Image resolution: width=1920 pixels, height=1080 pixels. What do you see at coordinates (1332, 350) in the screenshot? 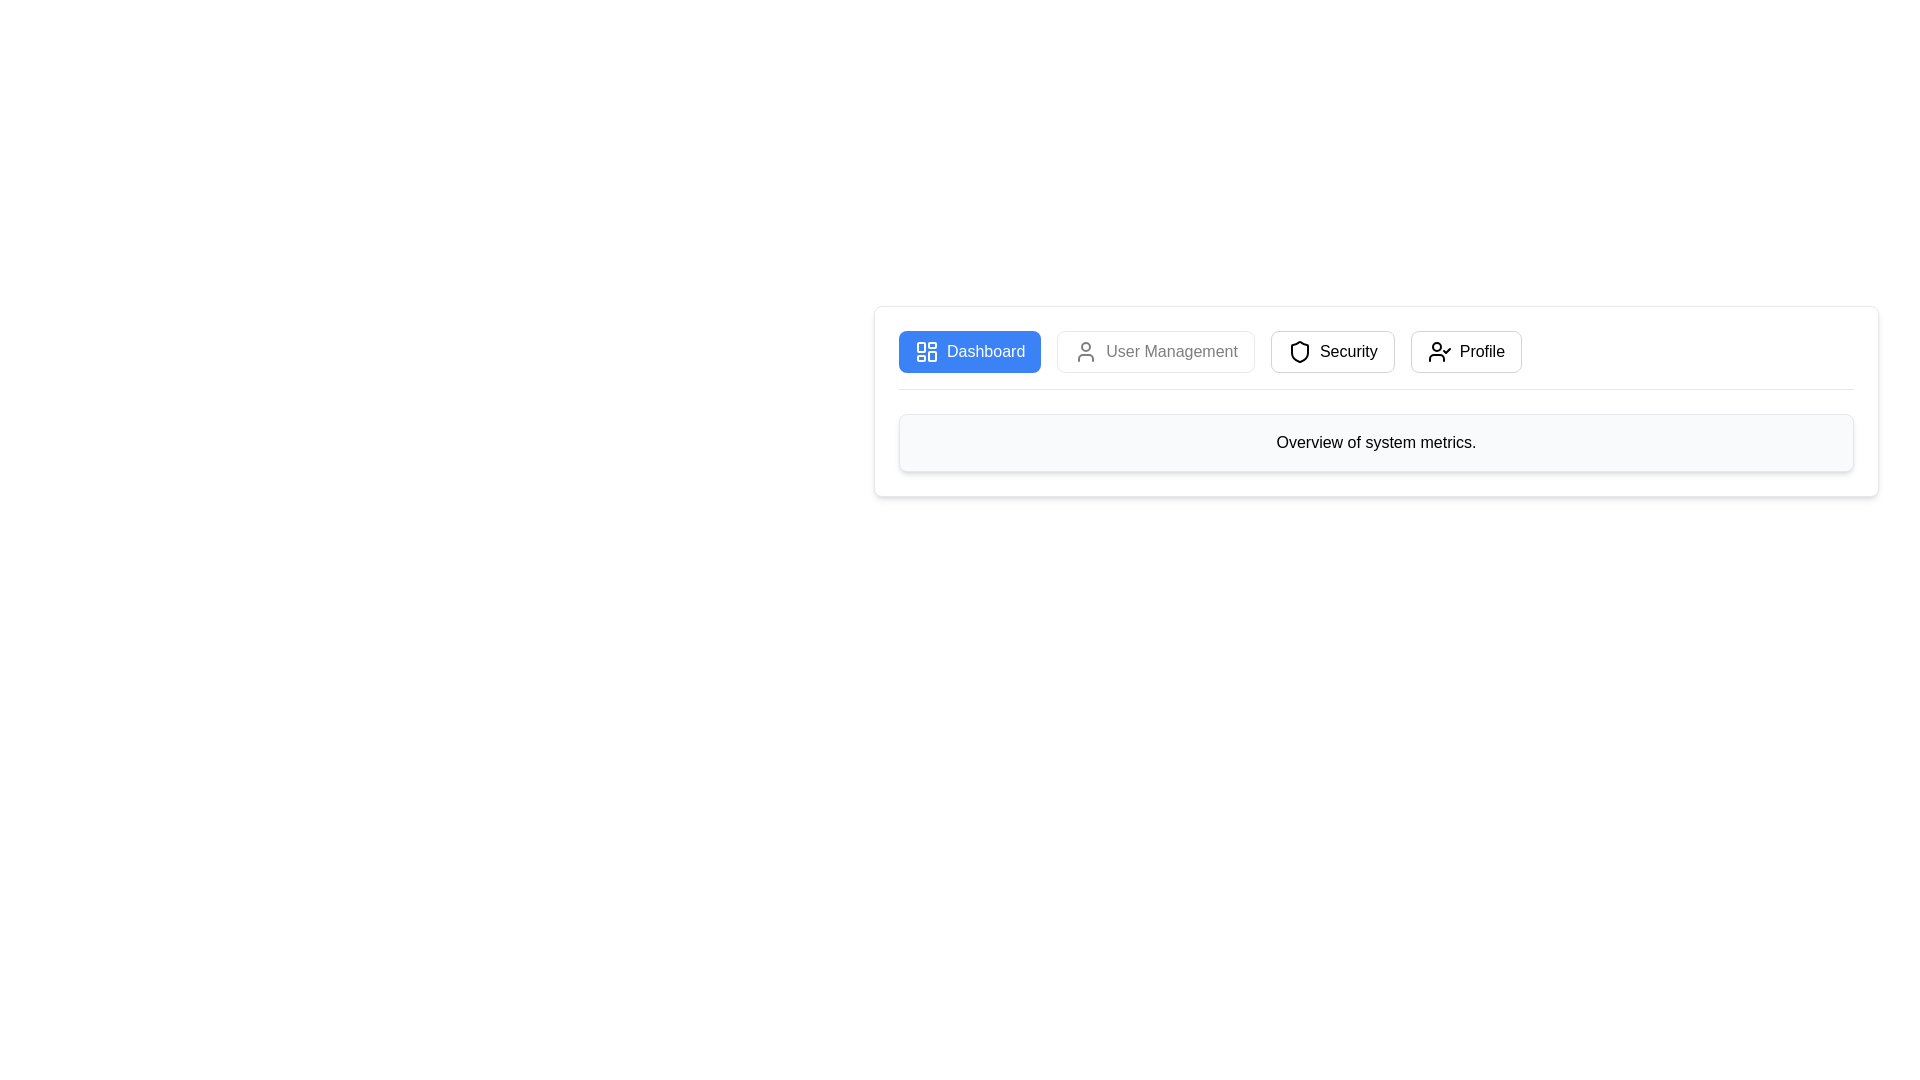
I see `the 'Security' button, which is a rectangular button with rounded corners and a shield icon` at bounding box center [1332, 350].